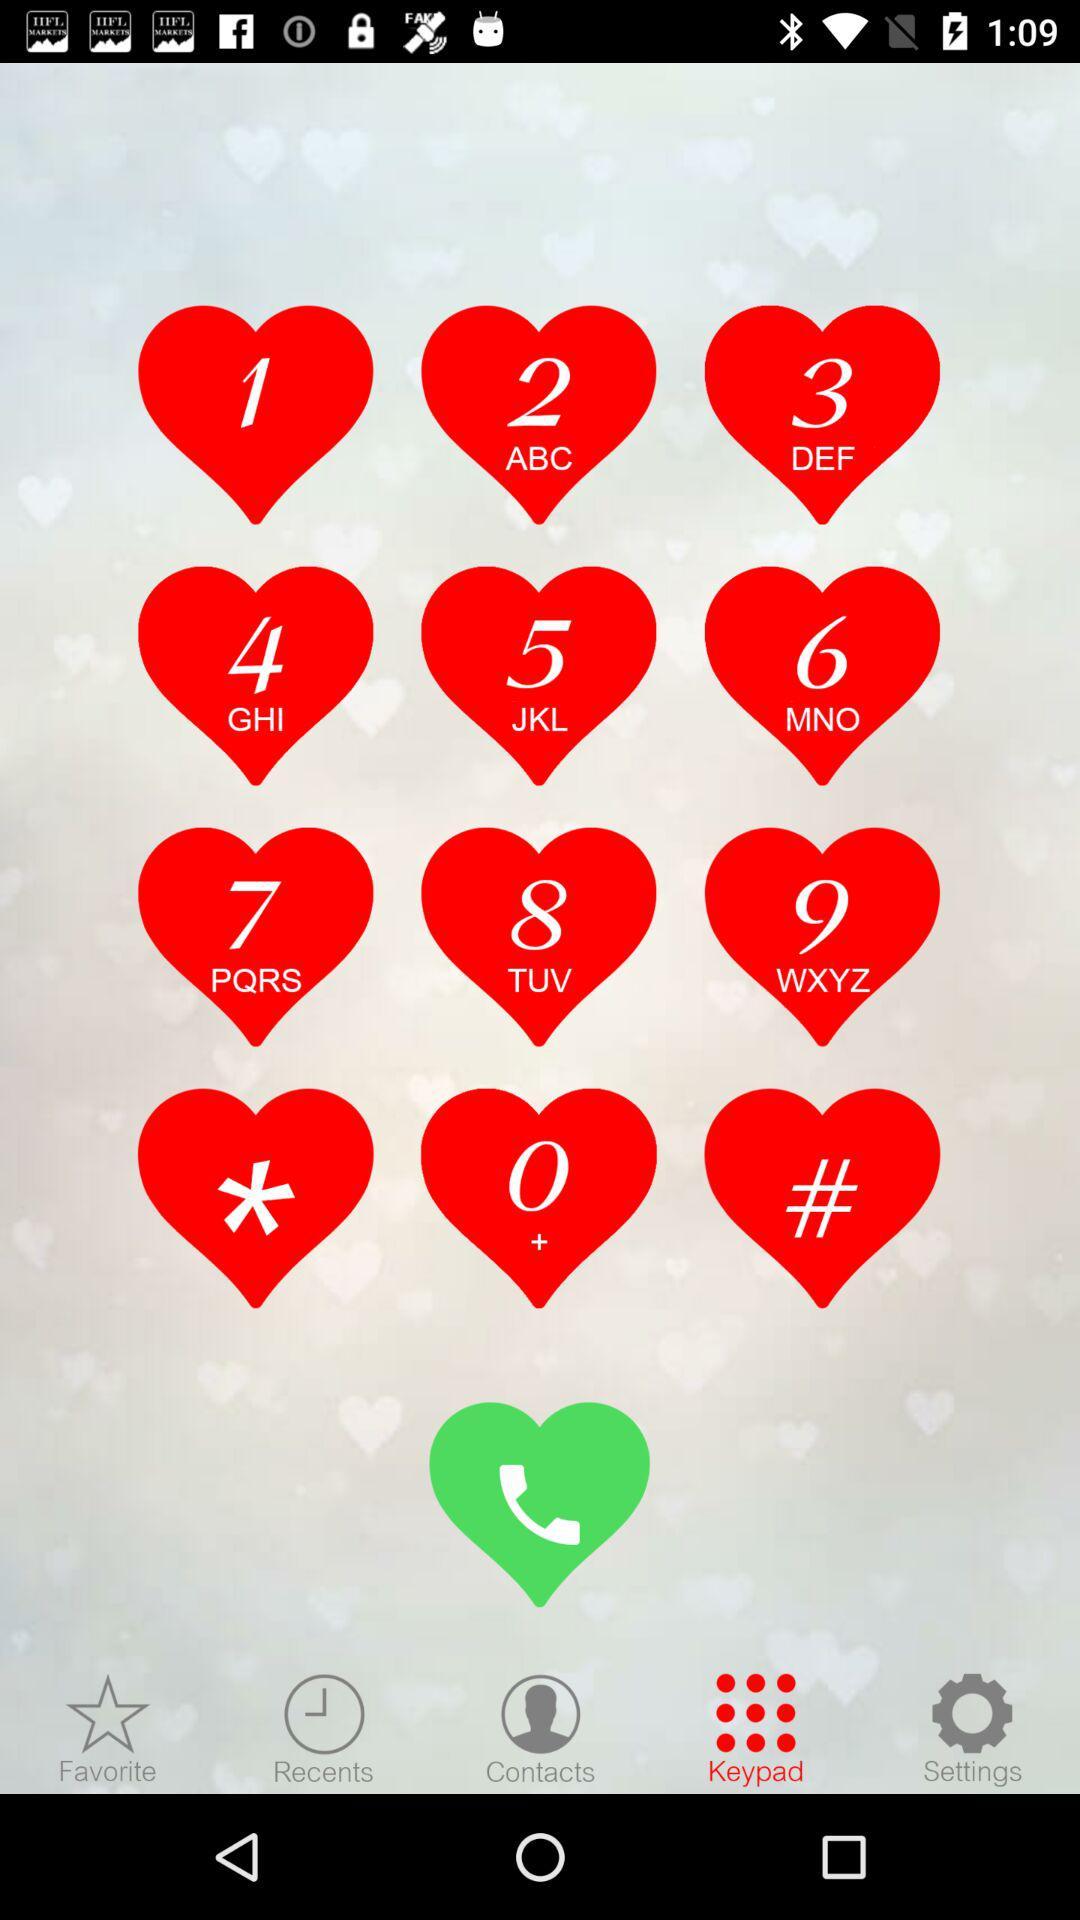 The height and width of the screenshot is (1920, 1080). Describe the element at coordinates (255, 675) in the screenshot. I see `4 ghi` at that location.